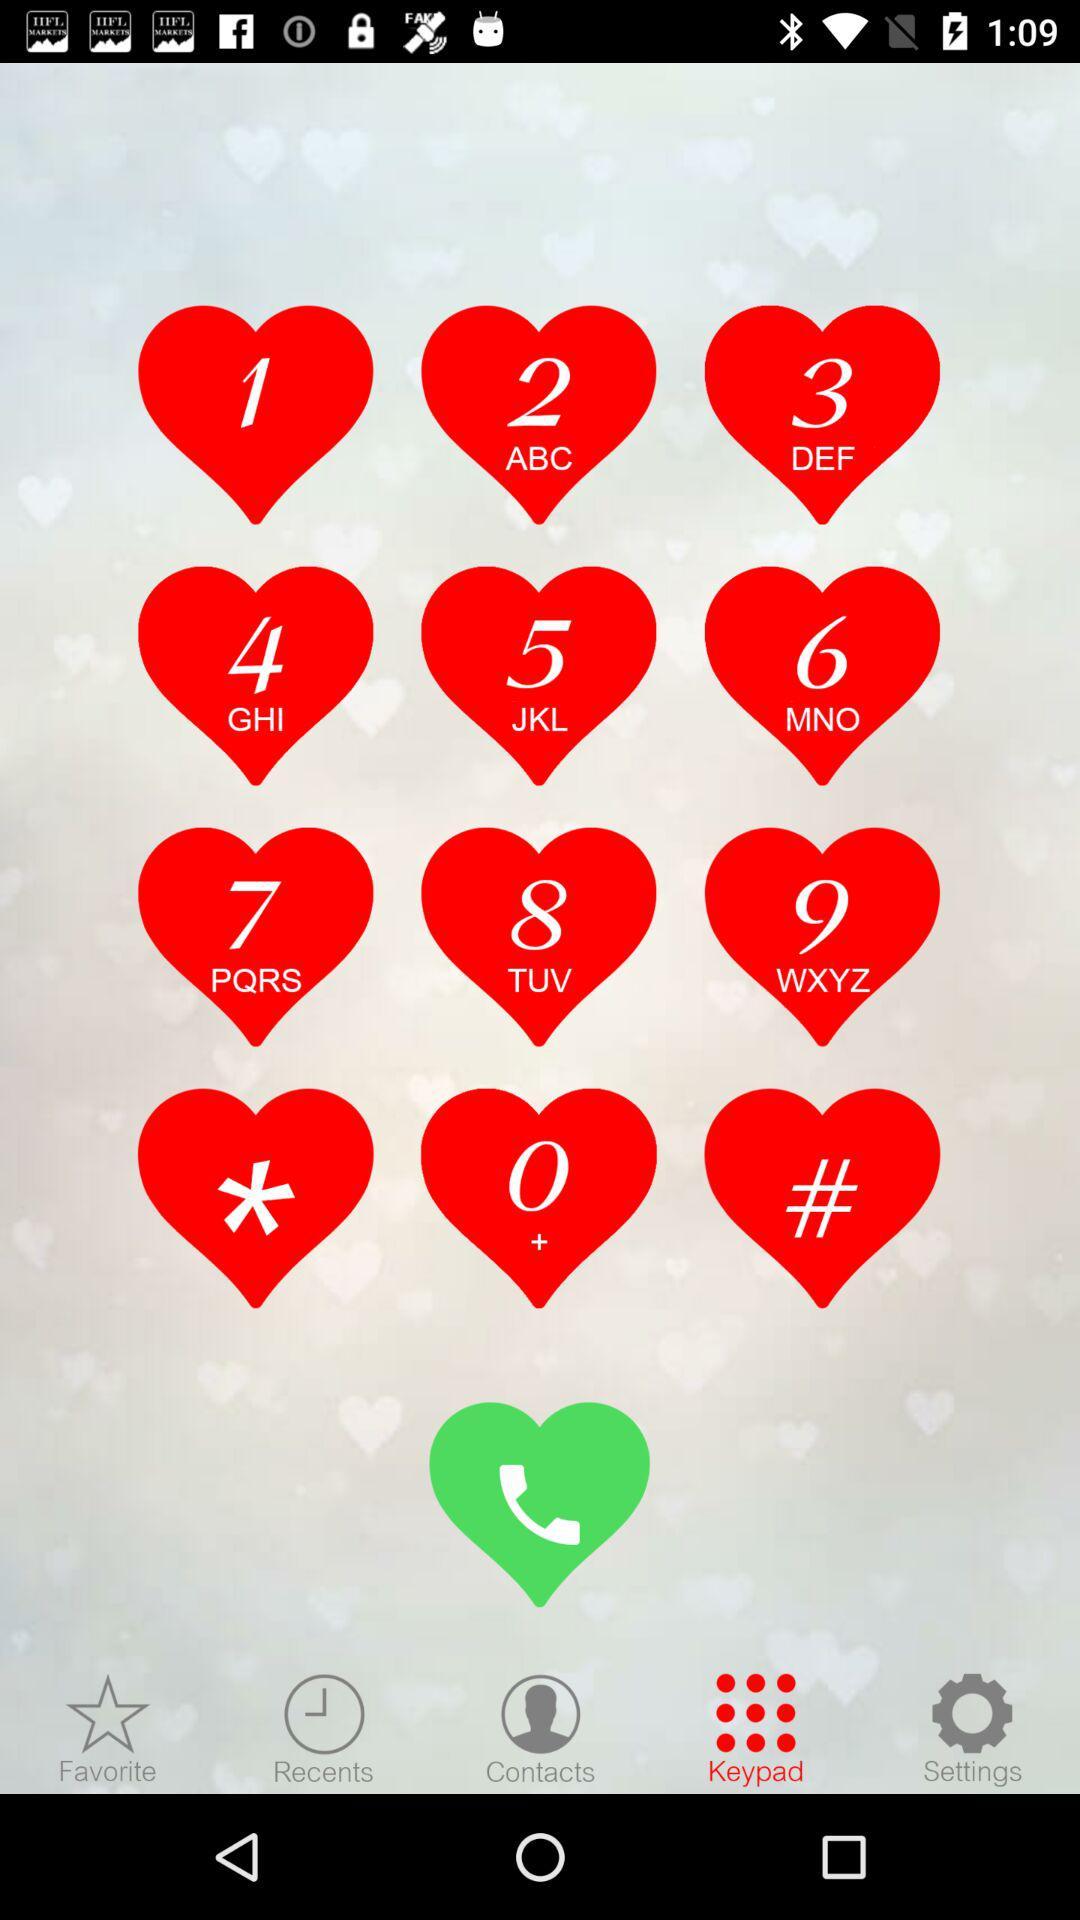 The height and width of the screenshot is (1920, 1080). Describe the element at coordinates (255, 675) in the screenshot. I see `4 ghi` at that location.